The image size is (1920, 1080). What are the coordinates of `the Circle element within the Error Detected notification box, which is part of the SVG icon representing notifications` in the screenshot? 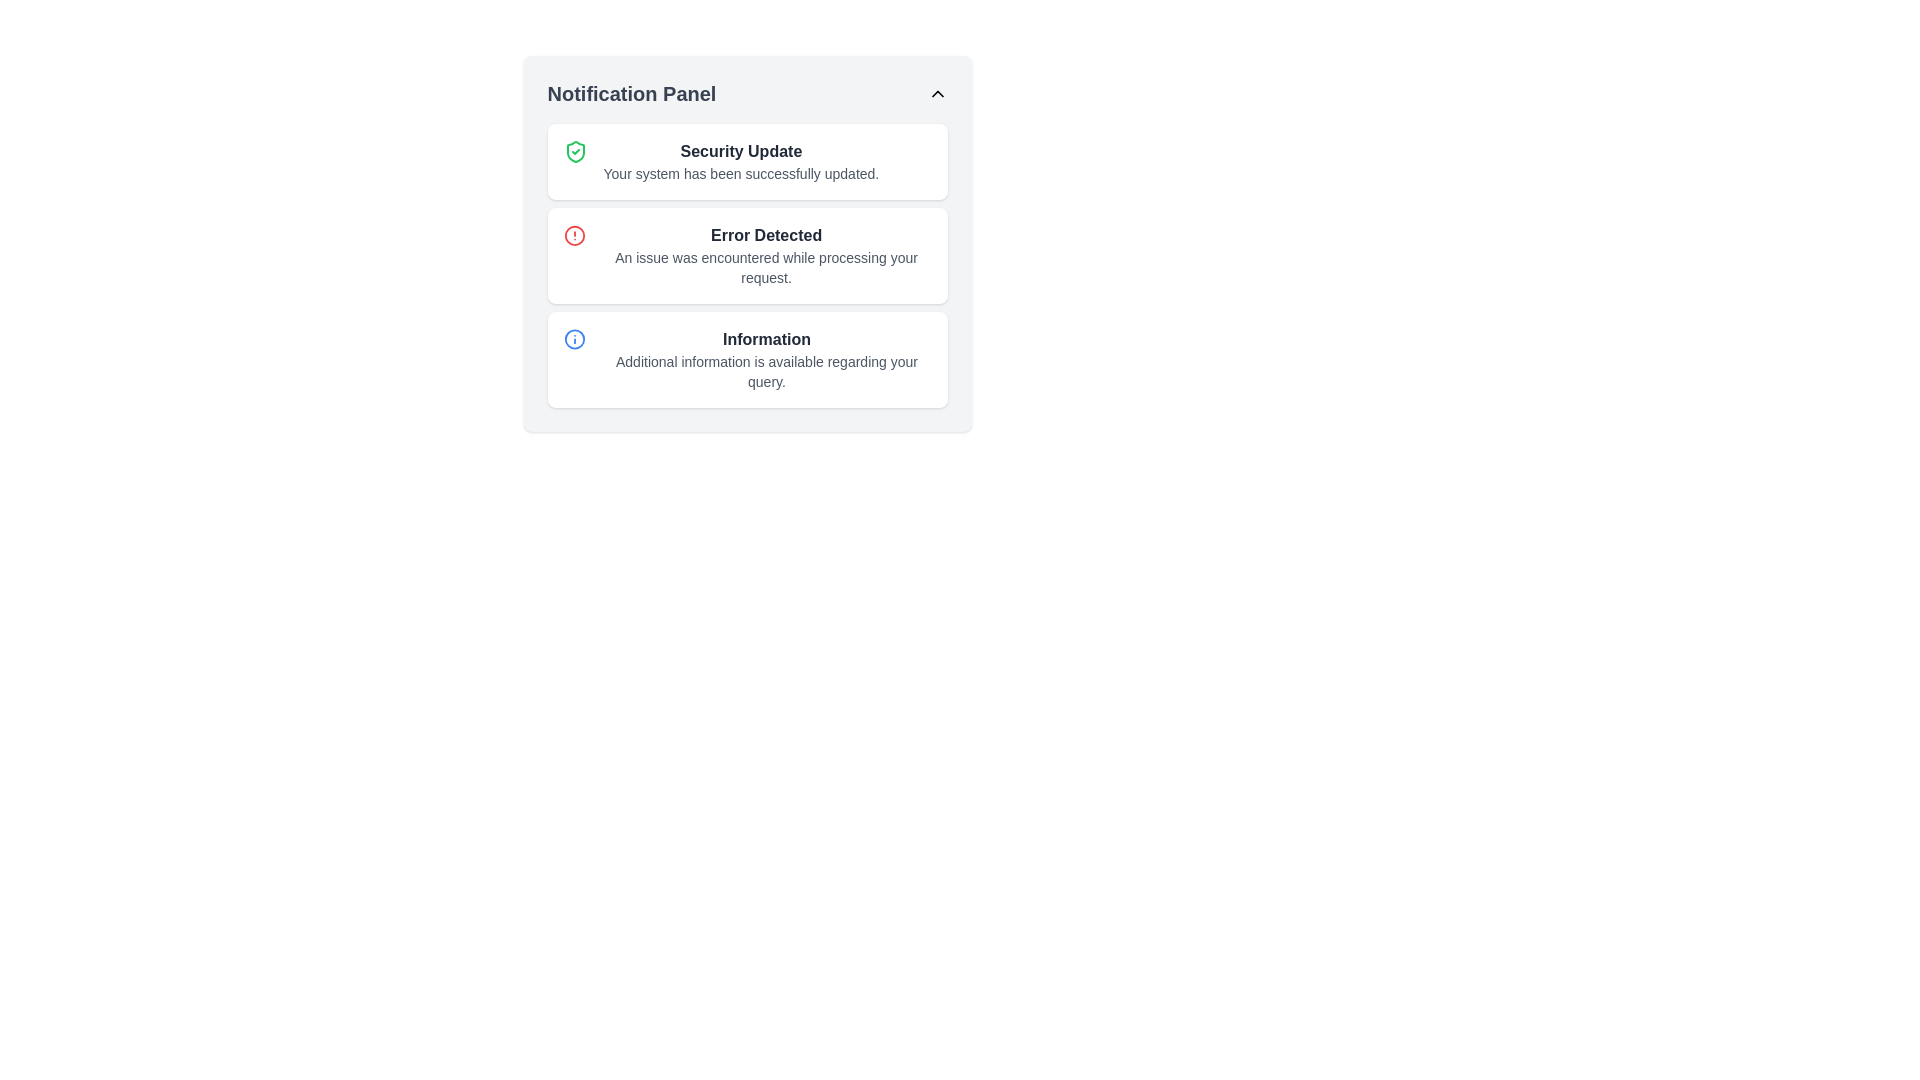 It's located at (573, 234).